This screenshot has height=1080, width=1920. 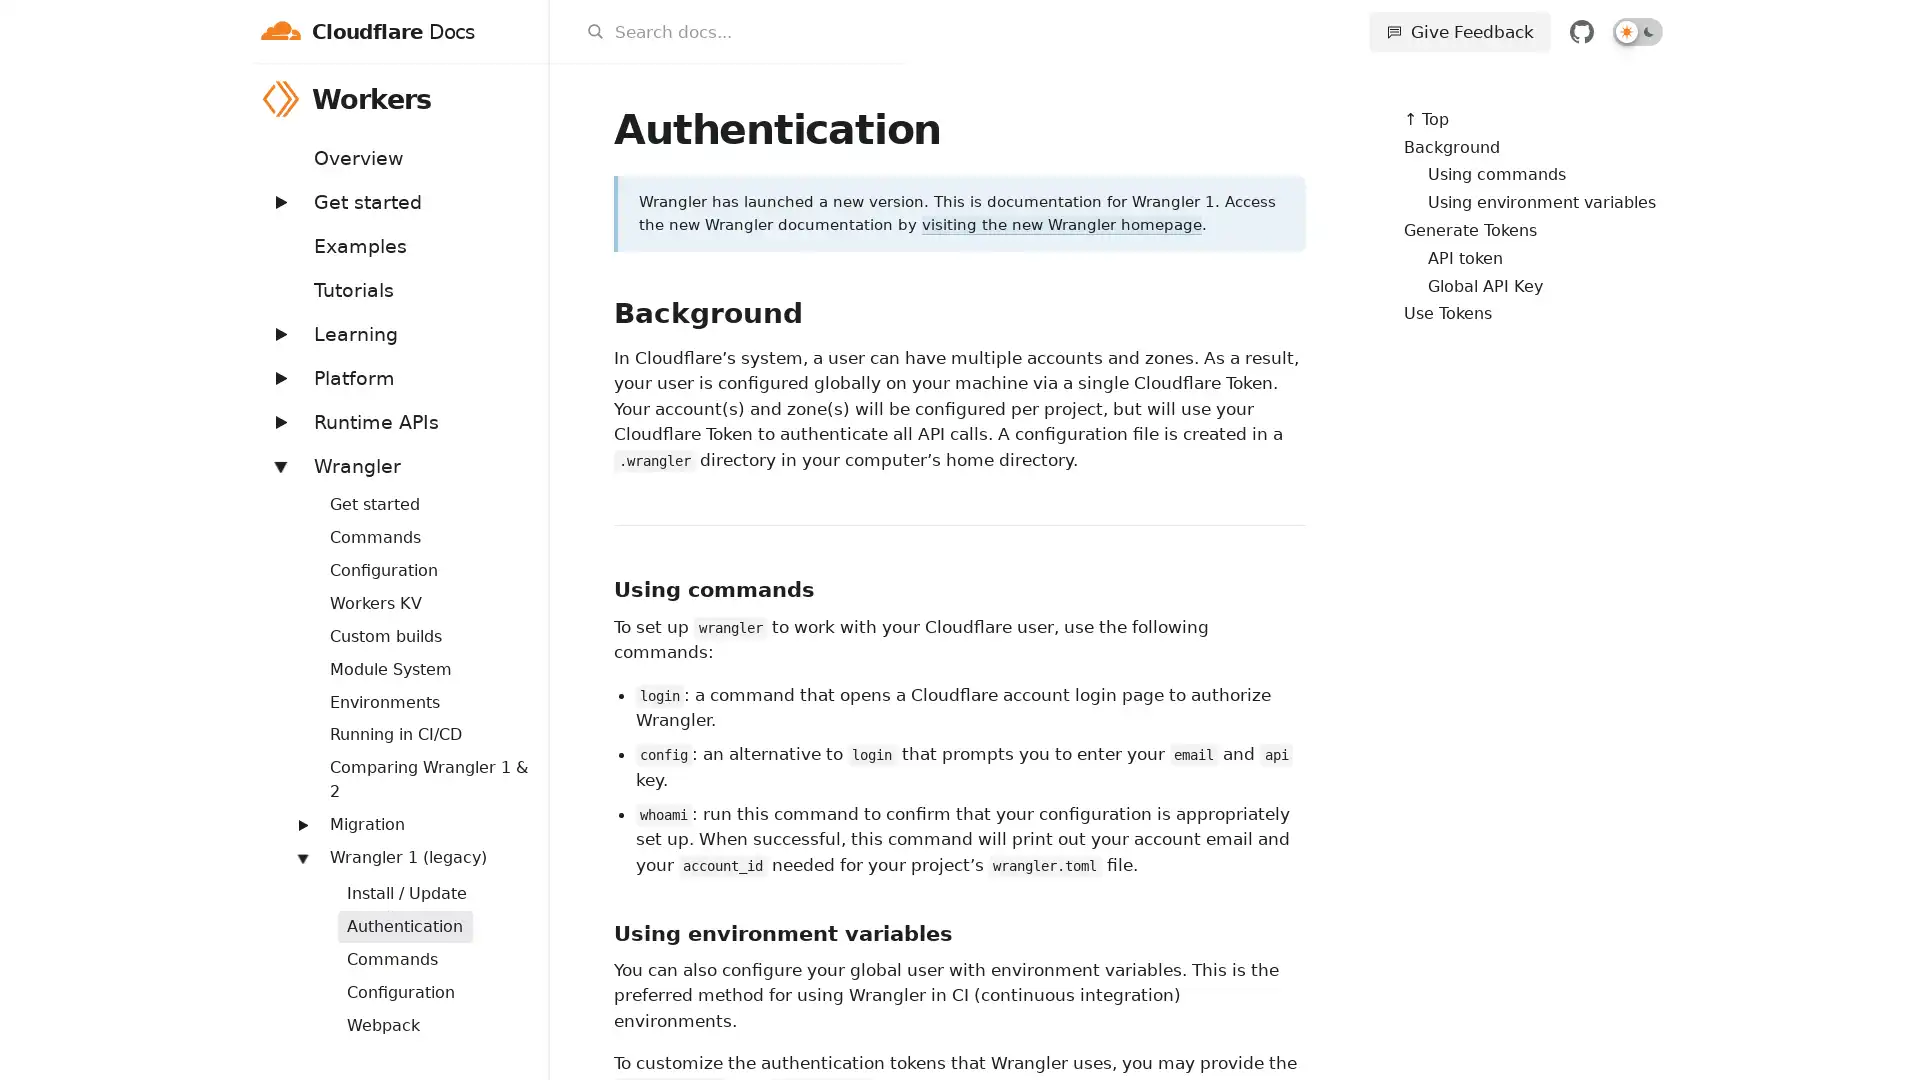 I want to click on Expand: Get started, so click(x=278, y=201).